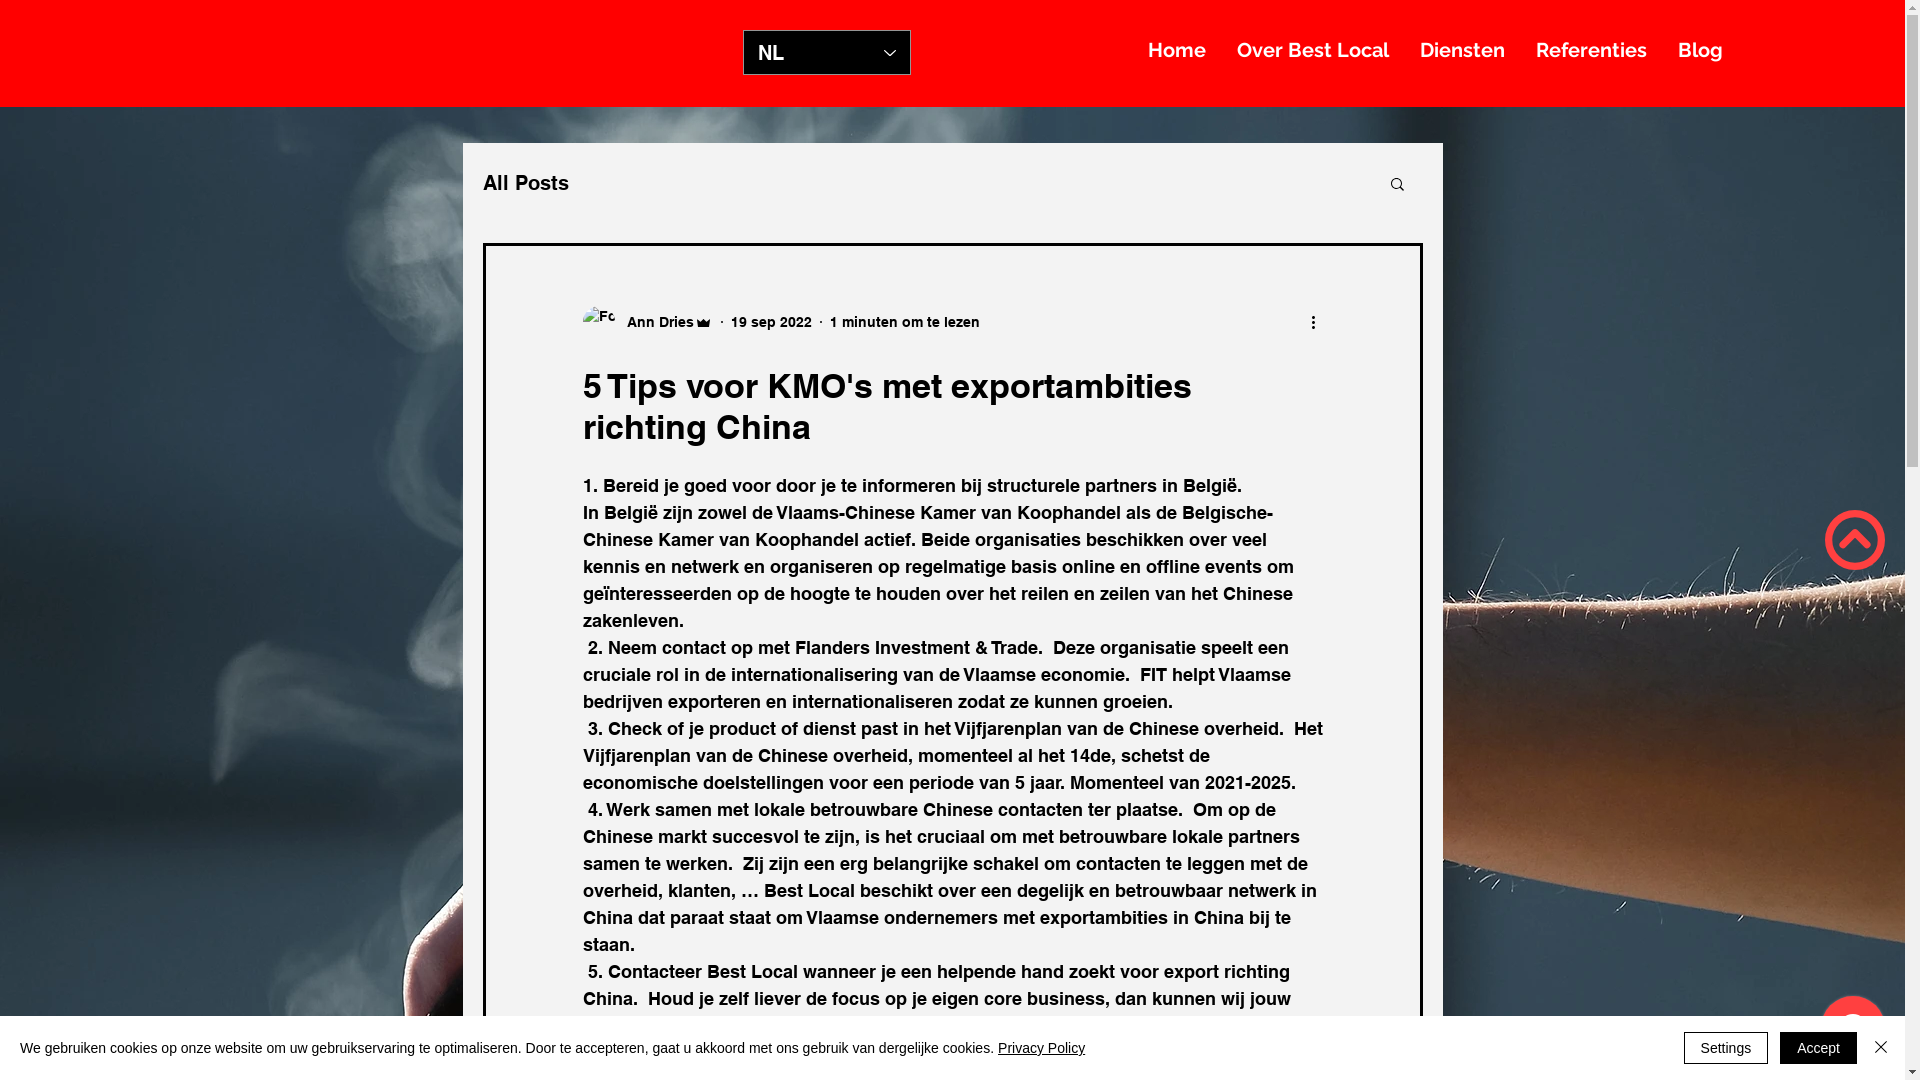 This screenshot has height=1080, width=1920. What do you see at coordinates (1313, 49) in the screenshot?
I see `'Over Best Local'` at bounding box center [1313, 49].